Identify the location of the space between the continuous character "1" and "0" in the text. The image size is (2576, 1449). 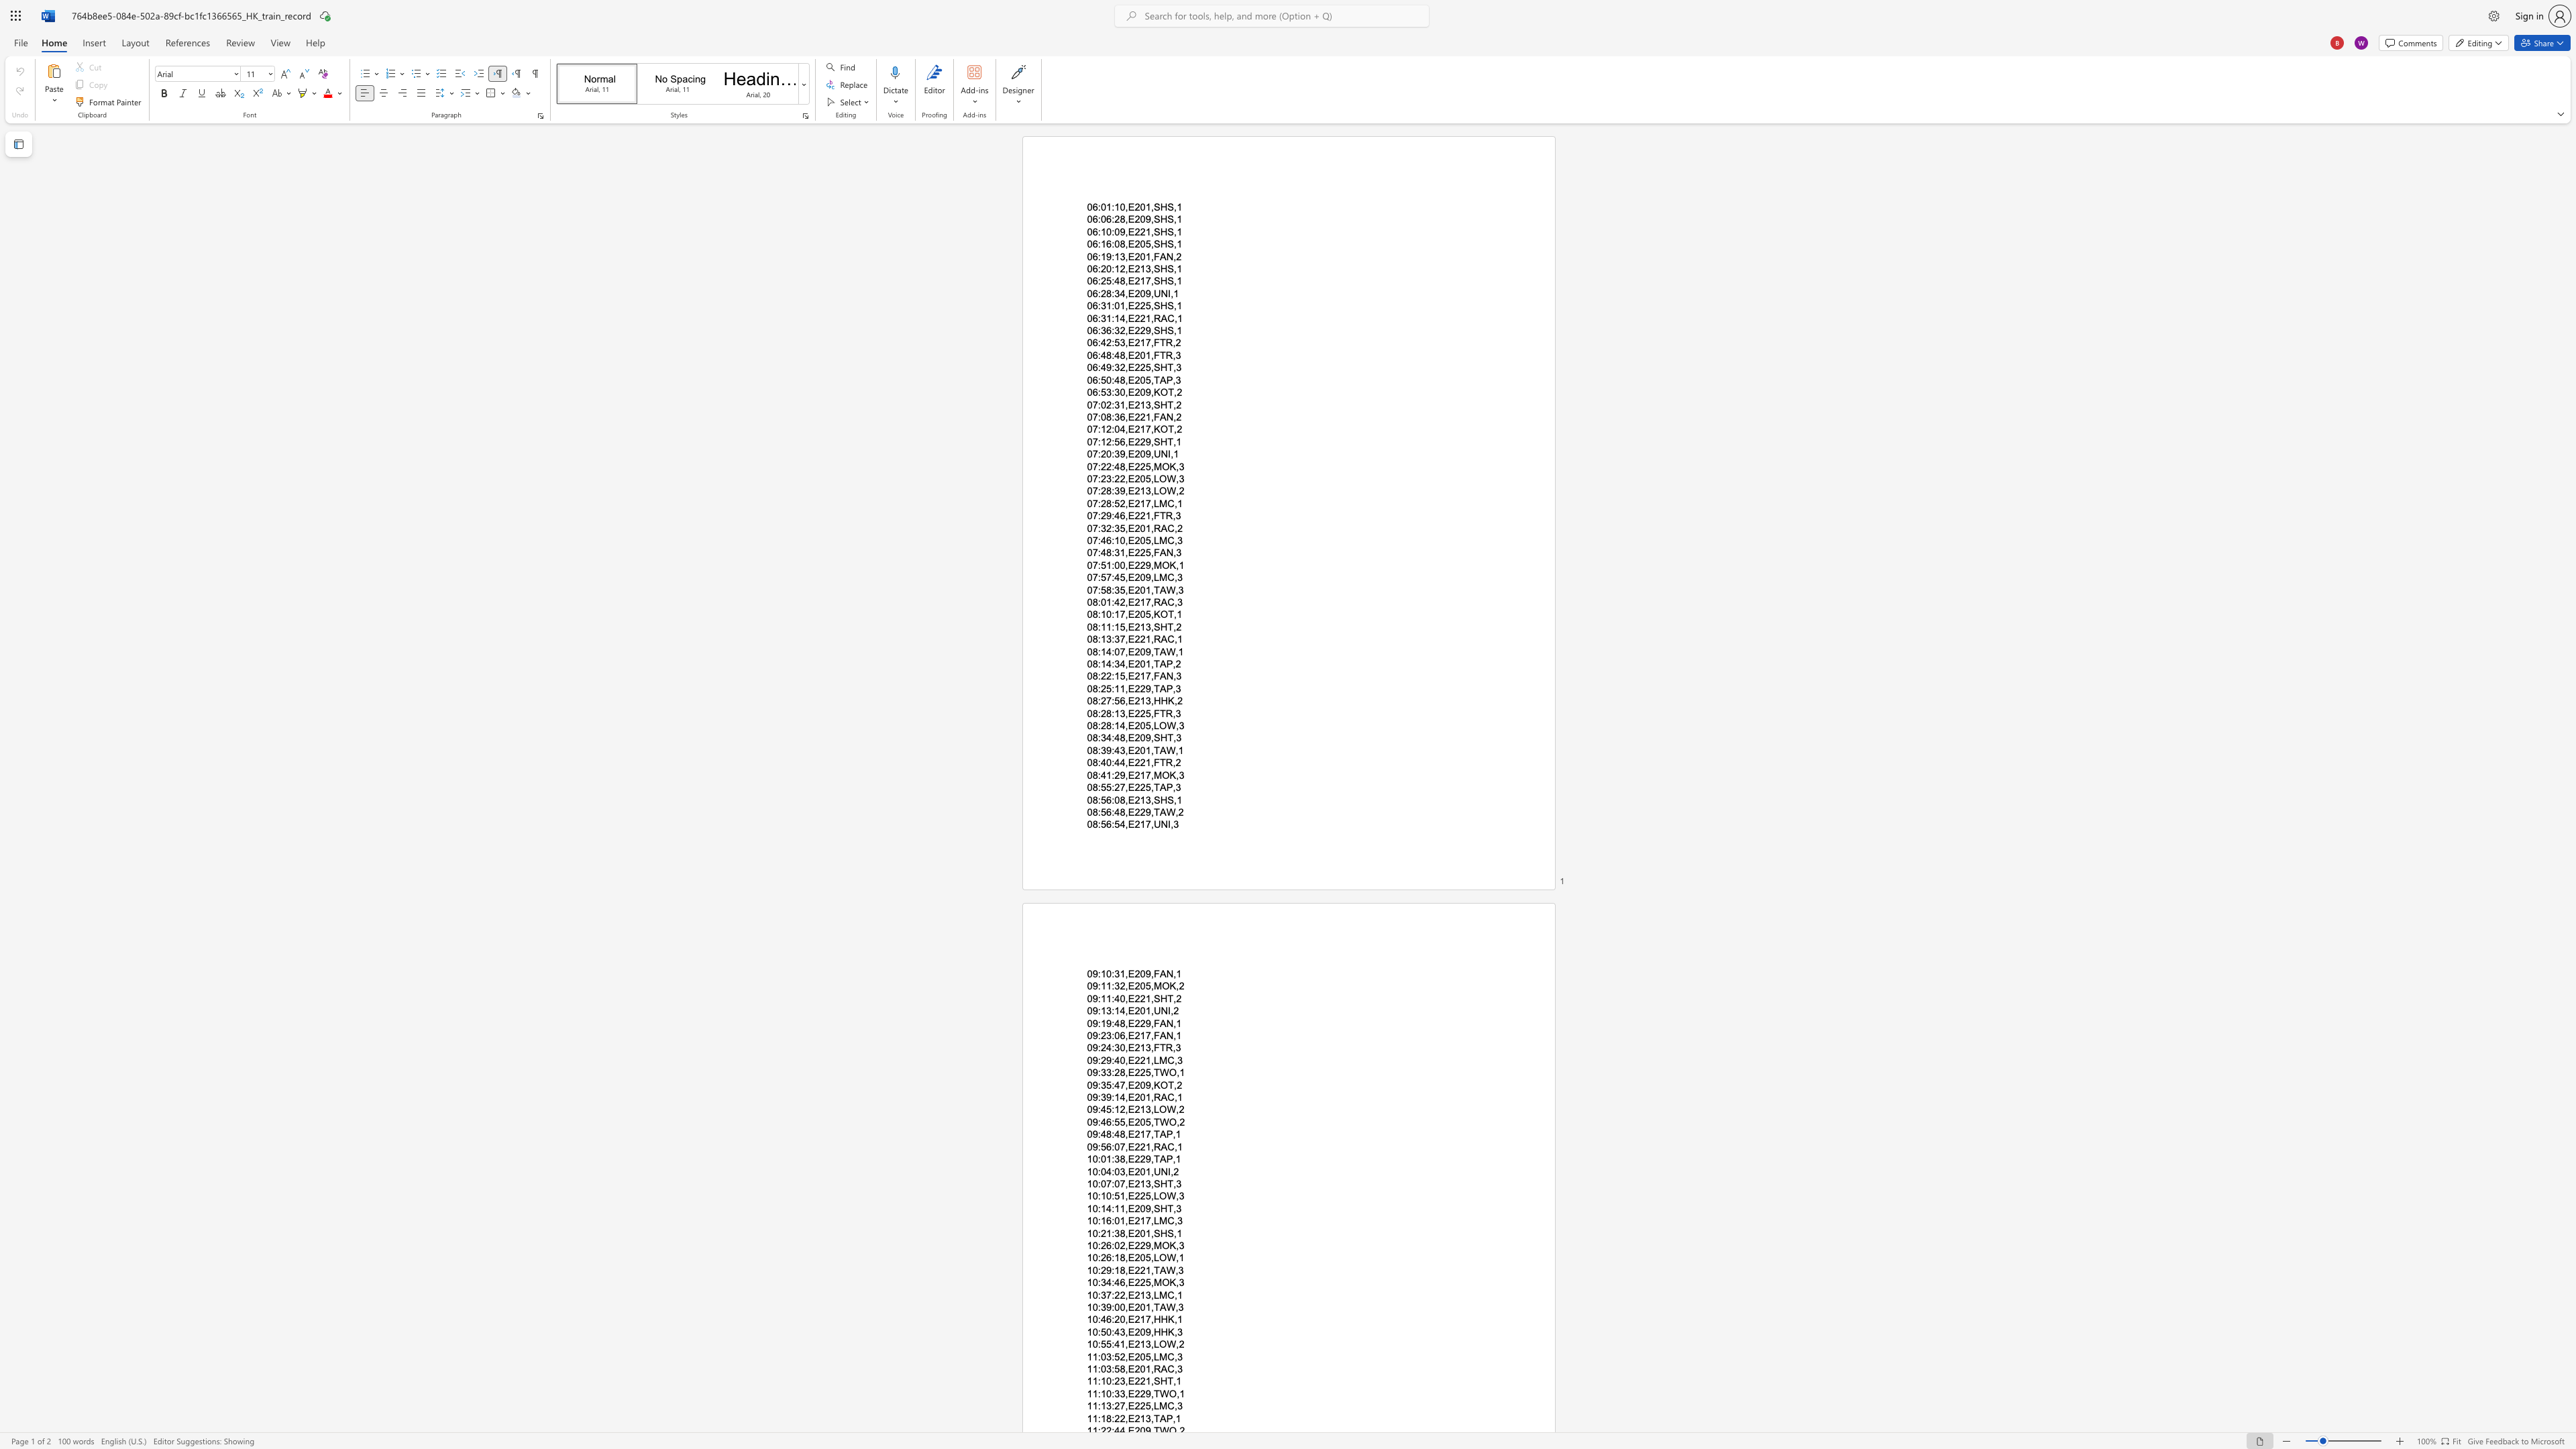
(1092, 1257).